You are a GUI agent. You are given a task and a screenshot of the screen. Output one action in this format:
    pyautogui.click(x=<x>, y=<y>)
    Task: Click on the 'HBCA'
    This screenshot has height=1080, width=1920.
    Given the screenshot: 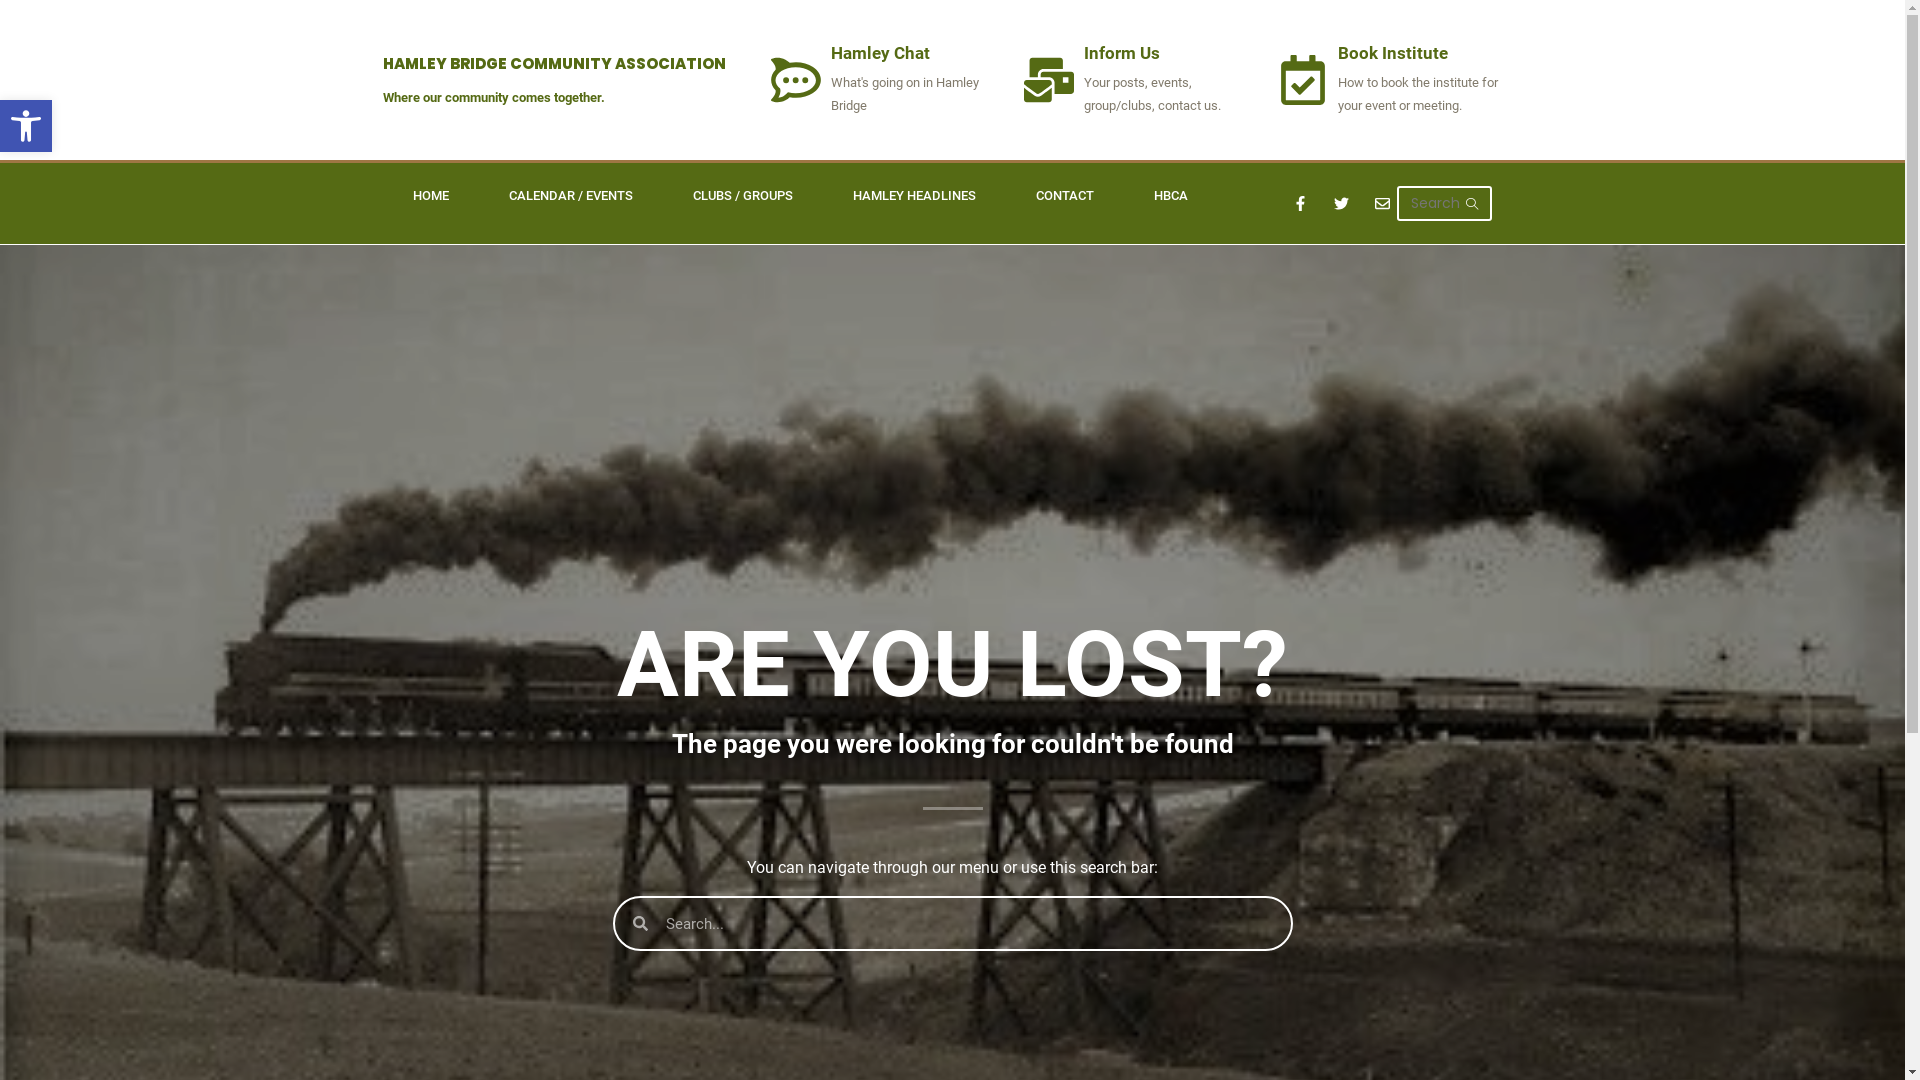 What is the action you would take?
    pyautogui.click(x=1123, y=196)
    